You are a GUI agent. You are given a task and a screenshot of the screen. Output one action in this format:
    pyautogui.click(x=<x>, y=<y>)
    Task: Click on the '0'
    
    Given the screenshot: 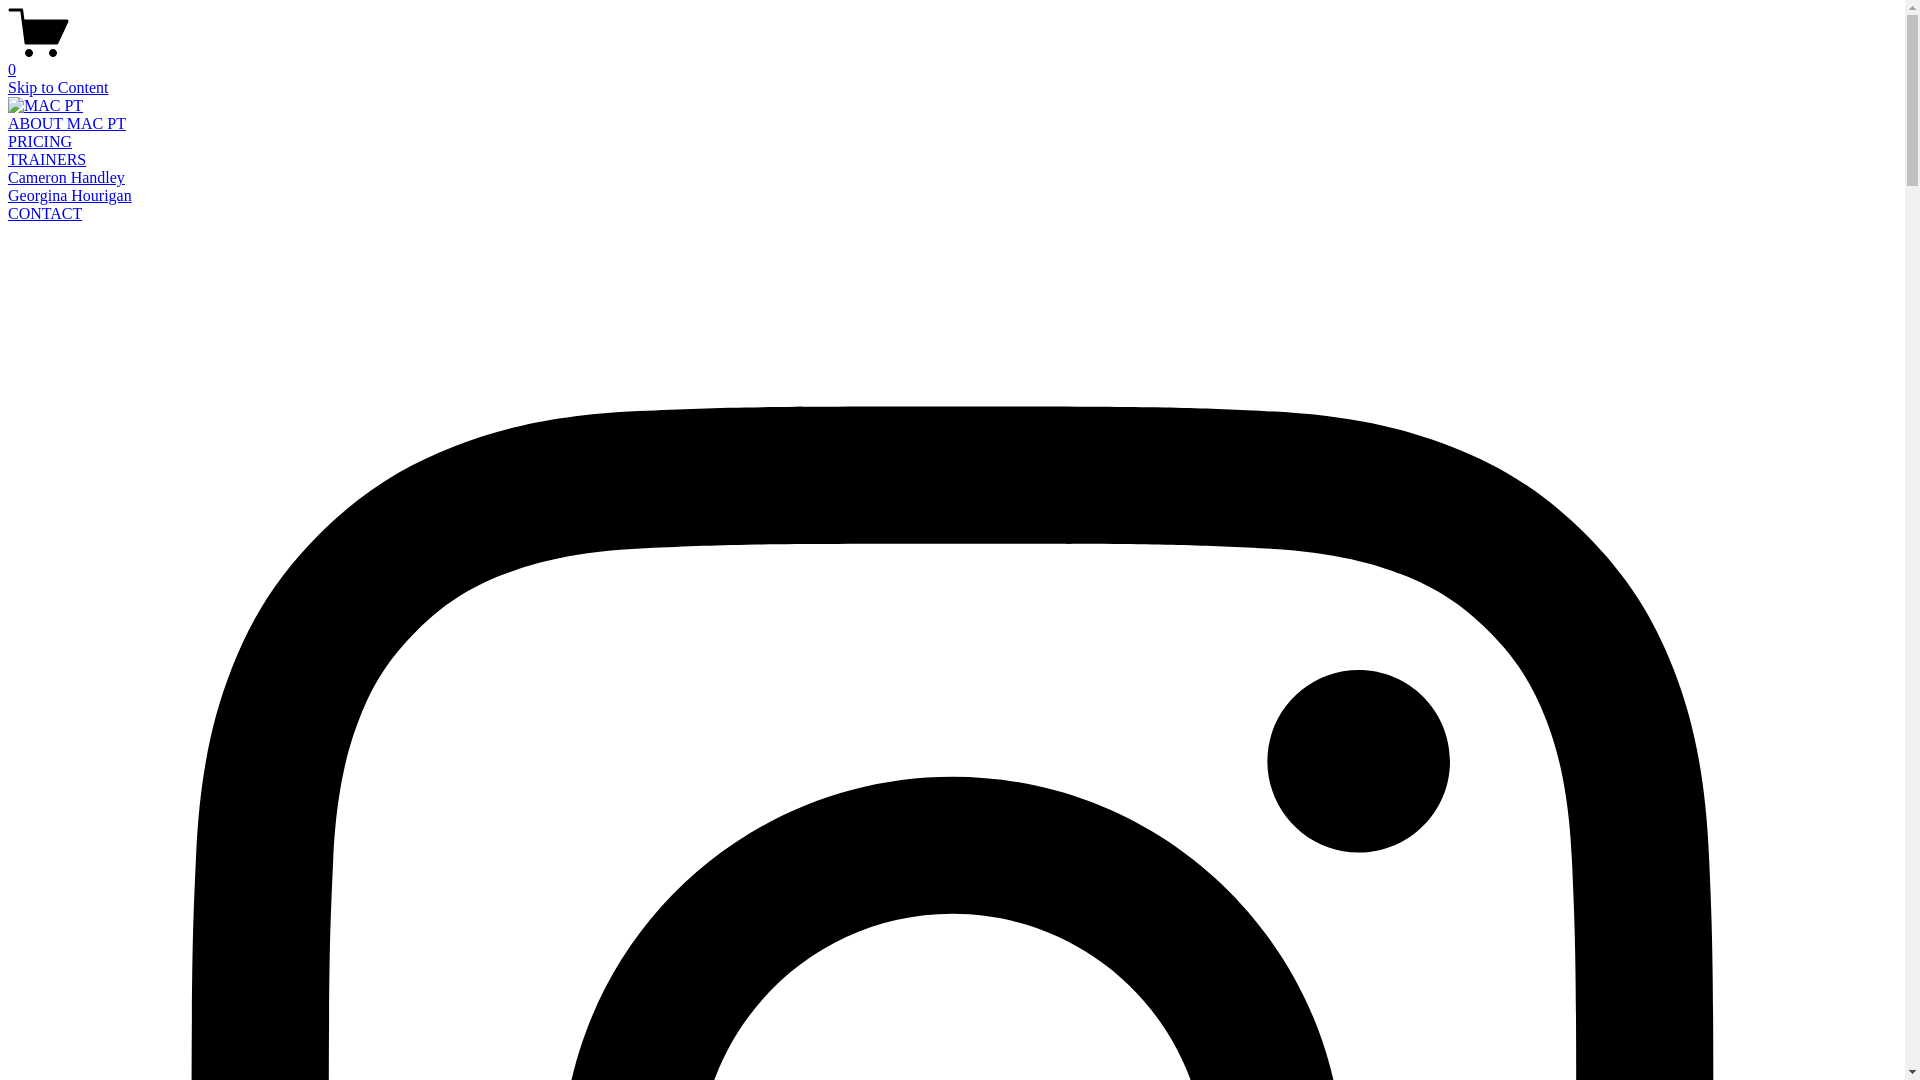 What is the action you would take?
    pyautogui.click(x=951, y=60)
    